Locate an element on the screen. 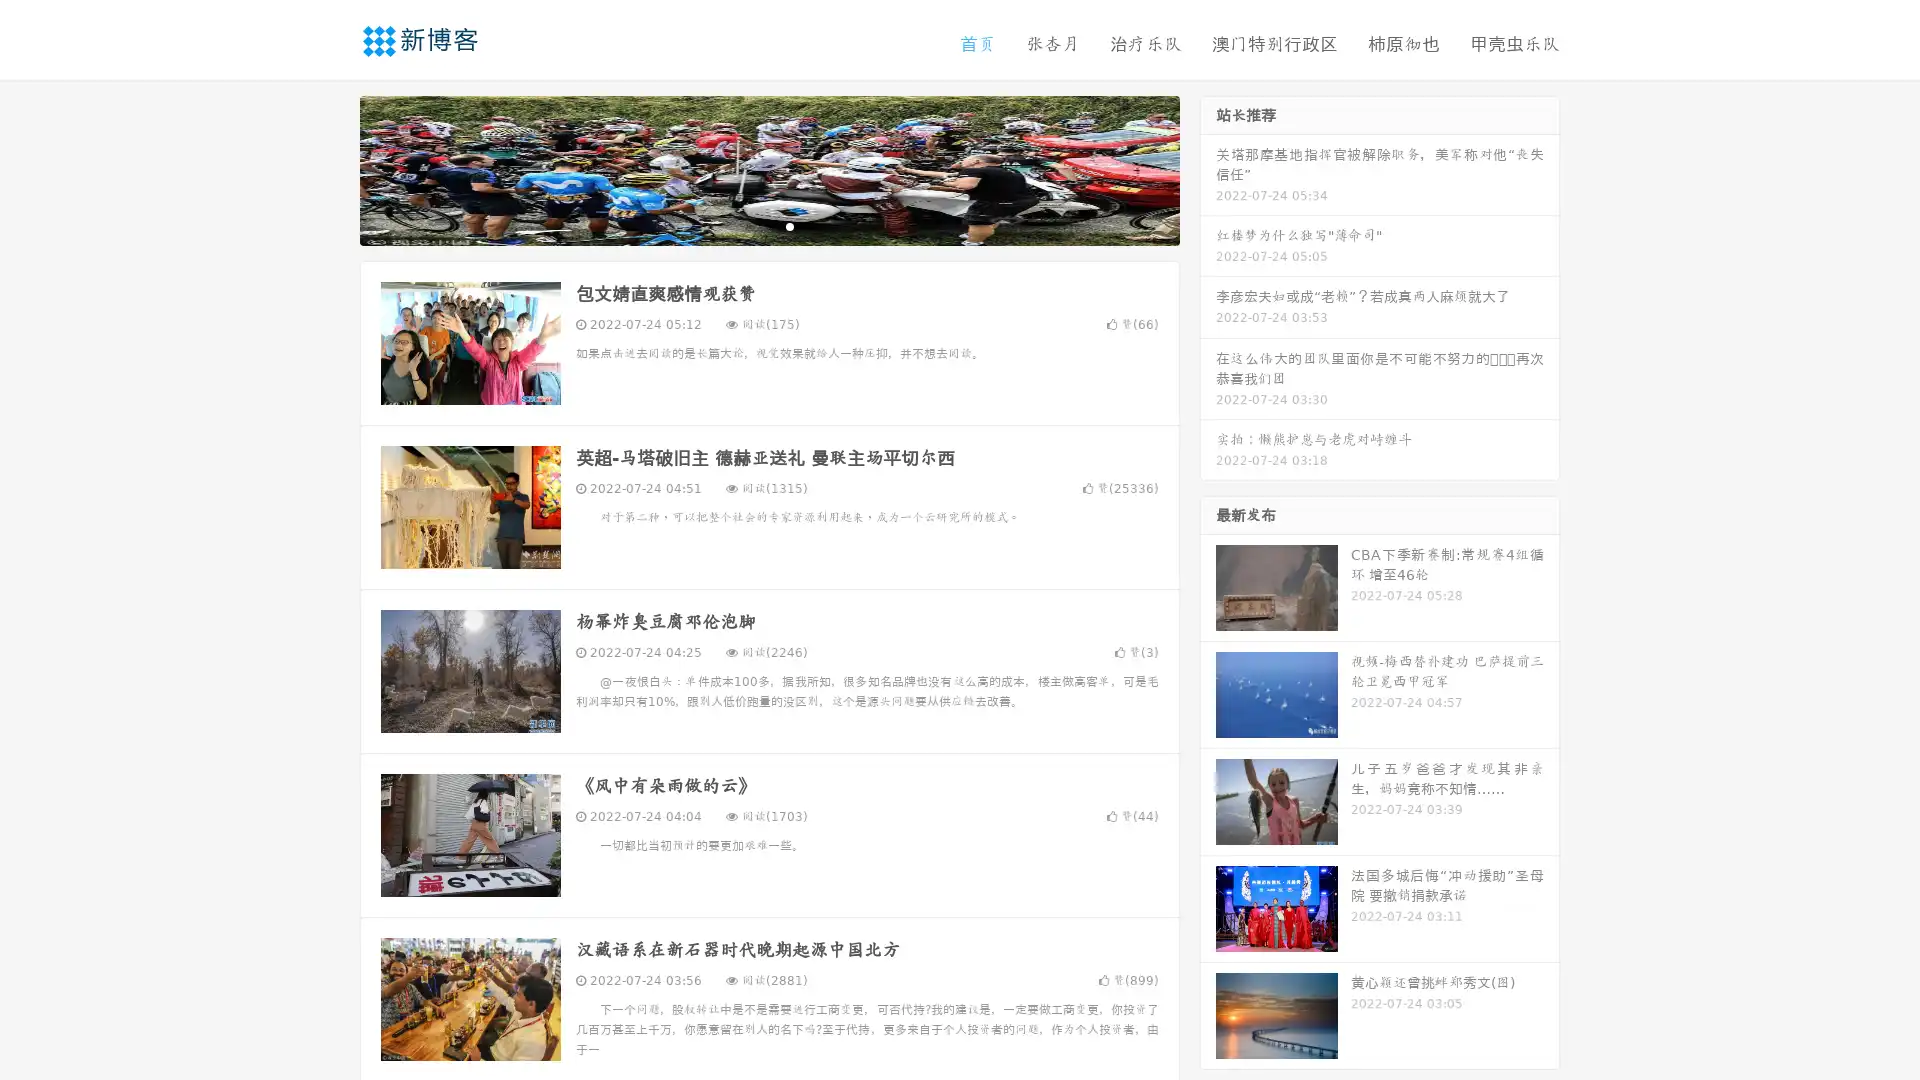 The height and width of the screenshot is (1080, 1920). Next slide is located at coordinates (1208, 168).